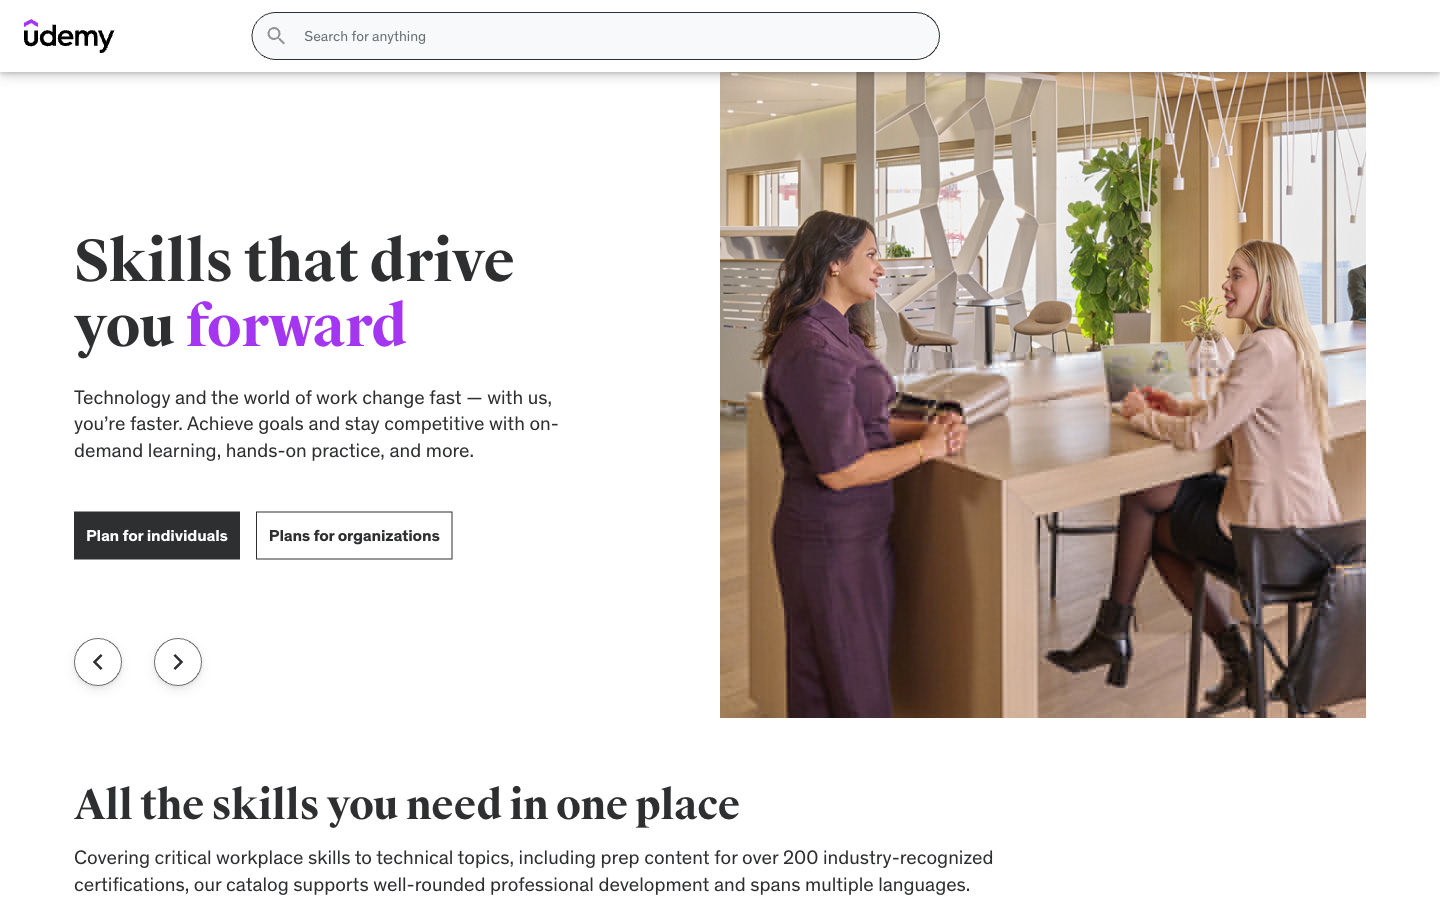 This screenshot has width=1440, height=900. What do you see at coordinates (324, 457) in the screenshot?
I see `filter type` at bounding box center [324, 457].